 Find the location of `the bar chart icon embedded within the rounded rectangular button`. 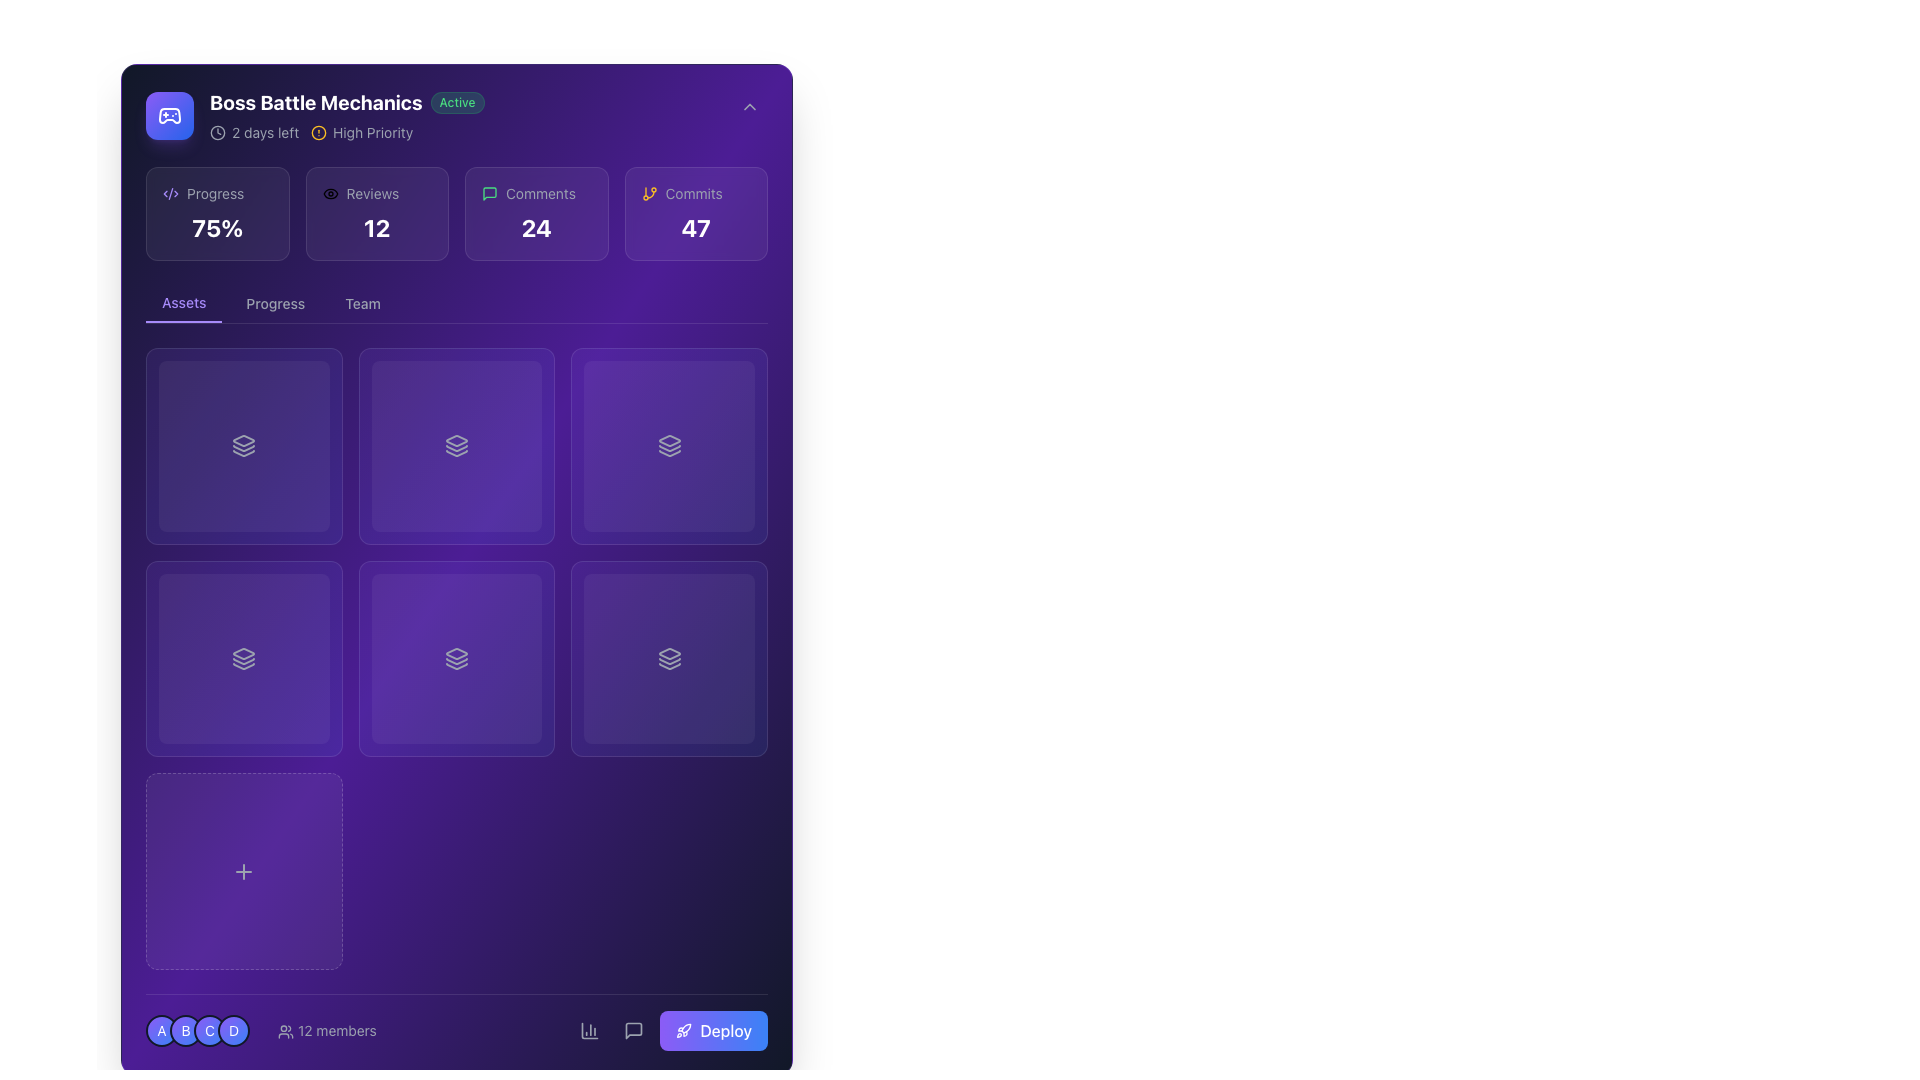

the bar chart icon embedded within the rounded rectangular button is located at coordinates (589, 1030).